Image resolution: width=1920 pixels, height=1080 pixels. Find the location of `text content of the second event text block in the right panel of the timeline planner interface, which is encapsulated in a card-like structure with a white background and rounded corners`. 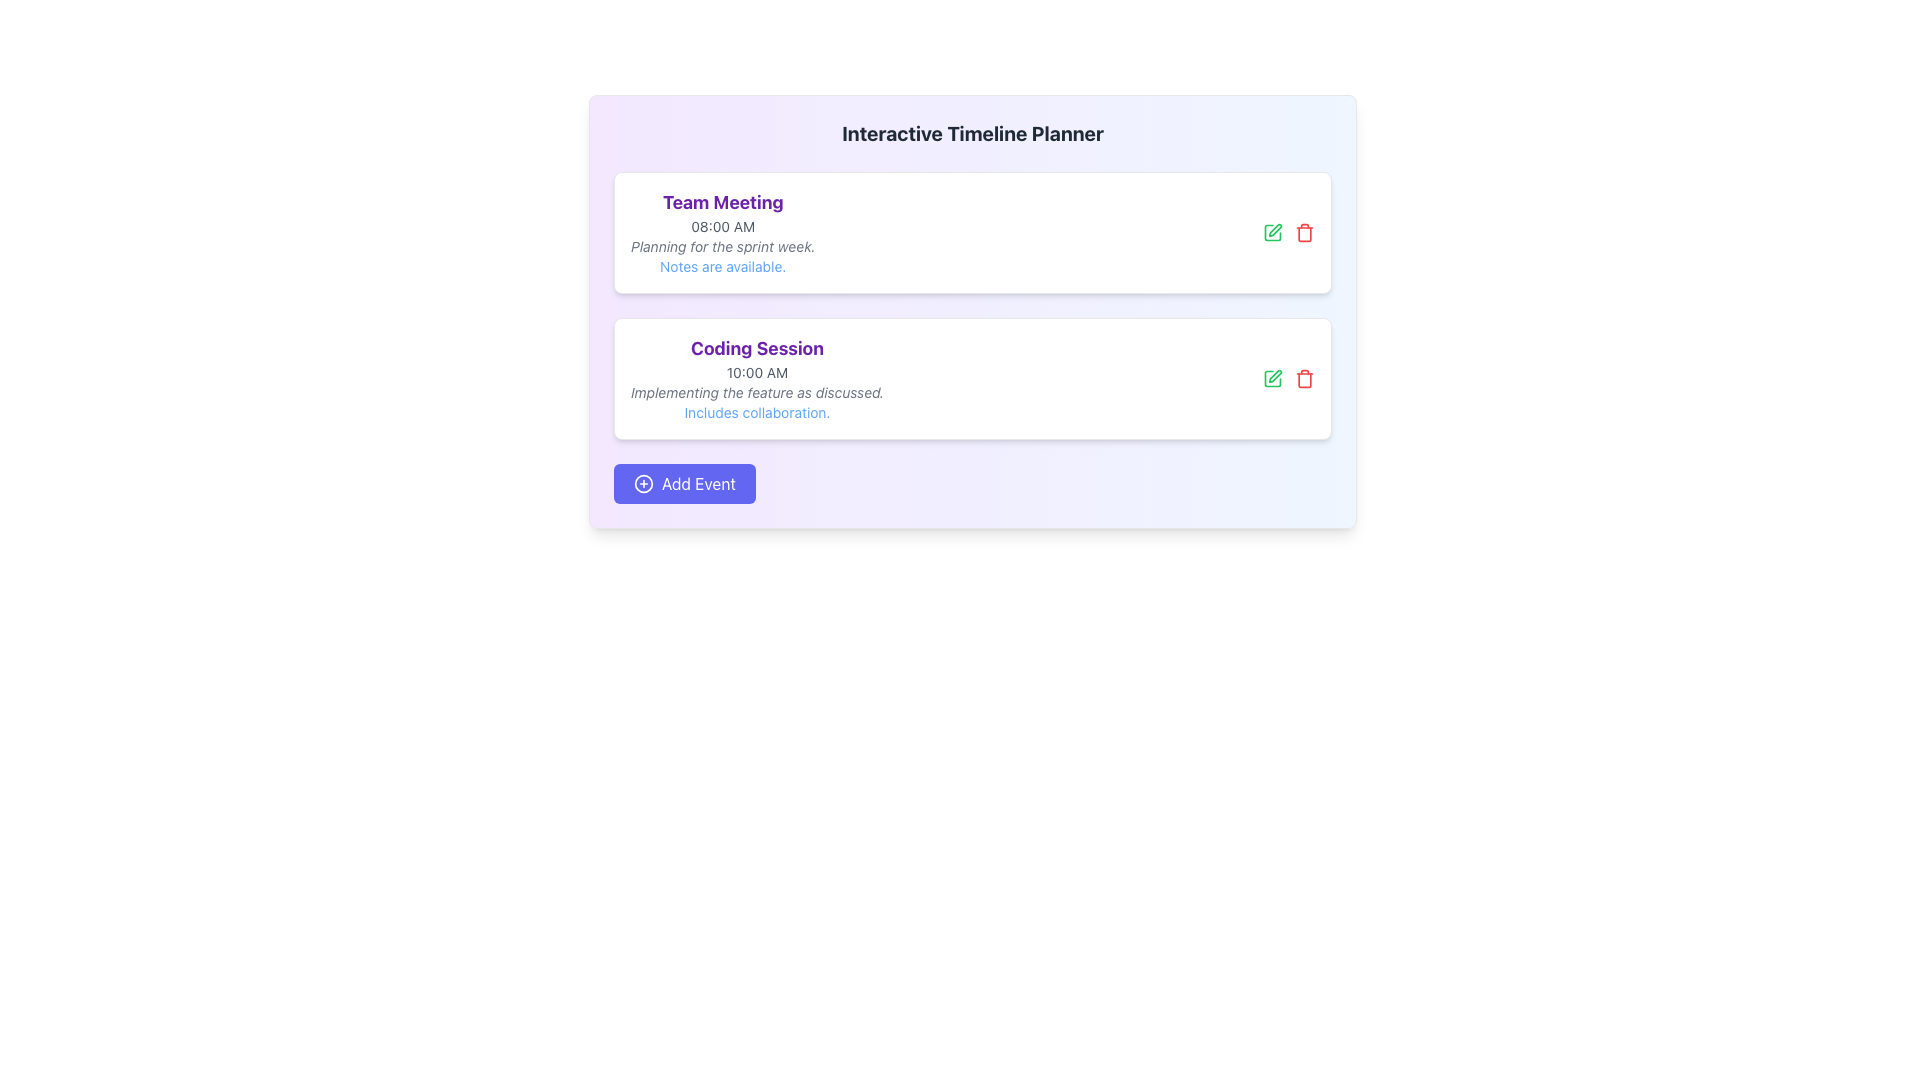

text content of the second event text block in the right panel of the timeline planner interface, which is encapsulated in a card-like structure with a white background and rounded corners is located at coordinates (756, 378).